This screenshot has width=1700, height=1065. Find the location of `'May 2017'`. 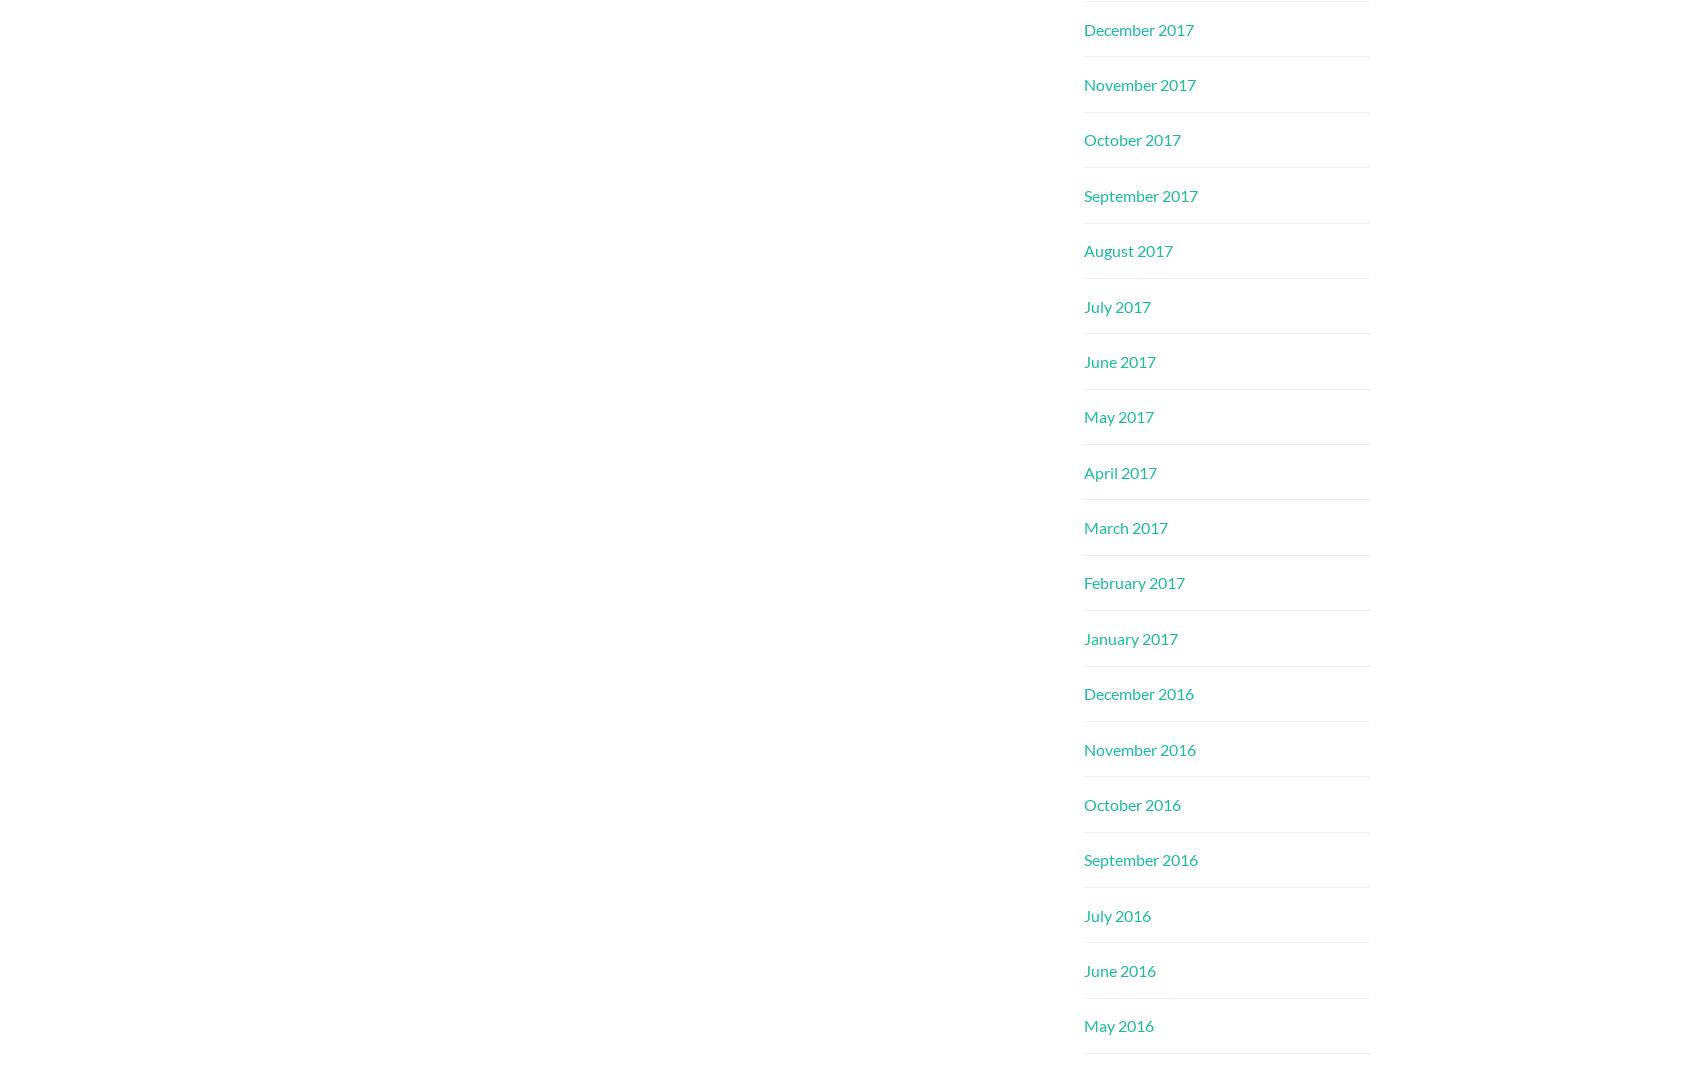

'May 2017' is located at coordinates (1118, 415).